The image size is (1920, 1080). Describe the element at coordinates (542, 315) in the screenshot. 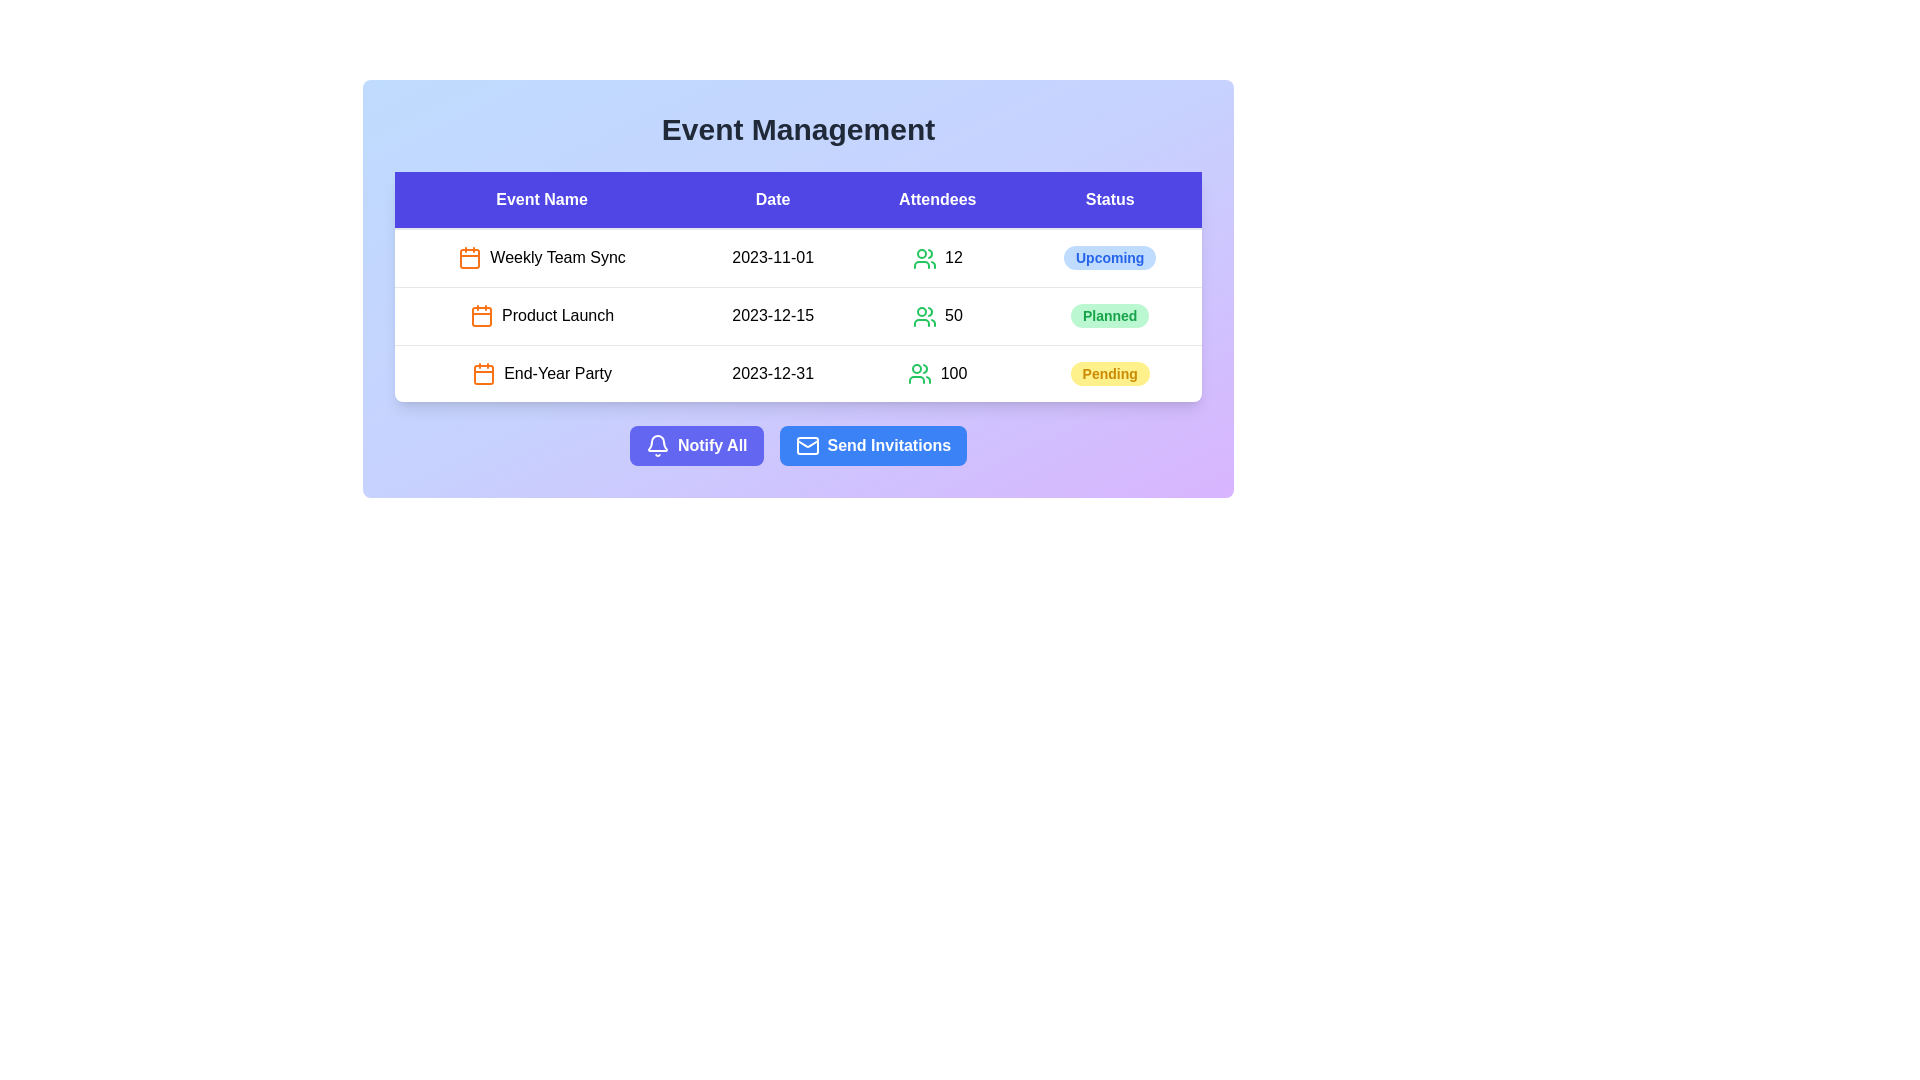

I see `the row corresponding to the event 'Product Launch' to view its details` at that location.